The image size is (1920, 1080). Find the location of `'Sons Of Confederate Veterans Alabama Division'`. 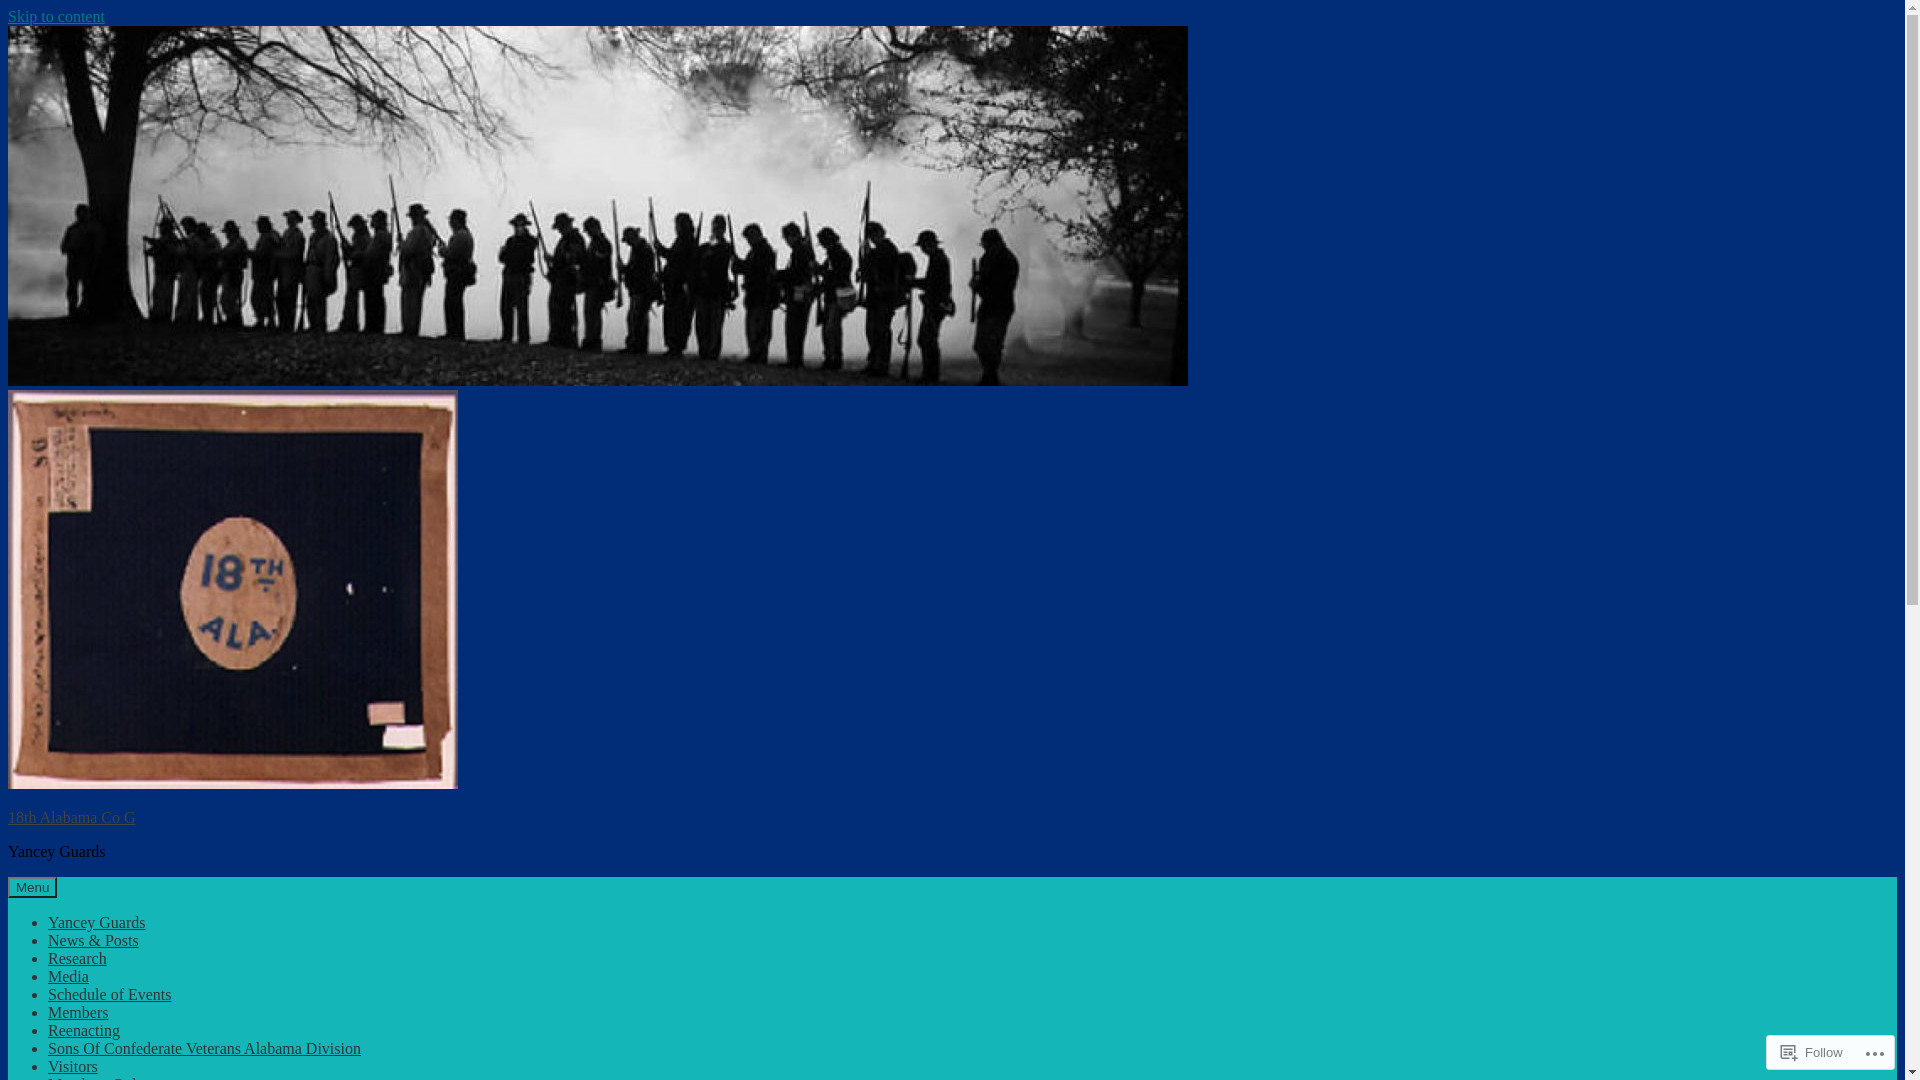

'Sons Of Confederate Veterans Alabama Division' is located at coordinates (204, 1047).